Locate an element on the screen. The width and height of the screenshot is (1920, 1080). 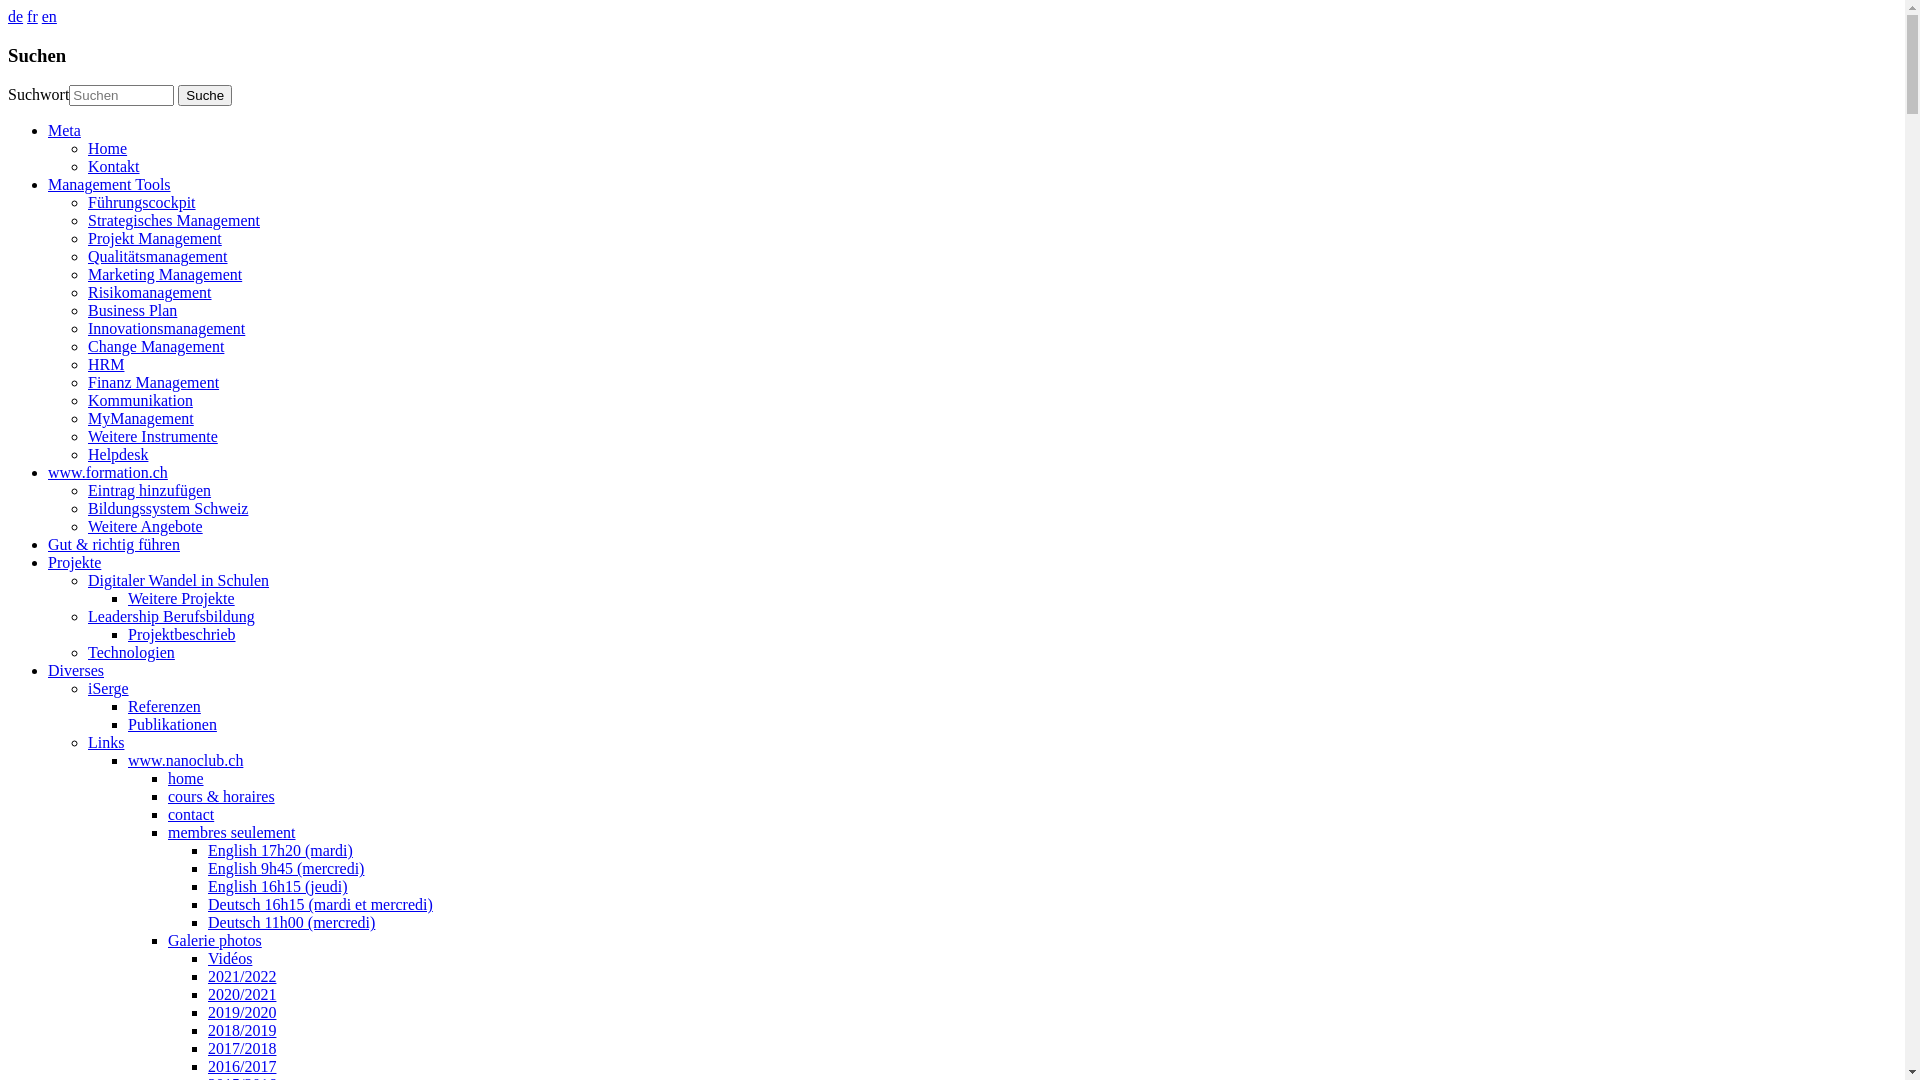
'Strategisches Management' is located at coordinates (173, 220).